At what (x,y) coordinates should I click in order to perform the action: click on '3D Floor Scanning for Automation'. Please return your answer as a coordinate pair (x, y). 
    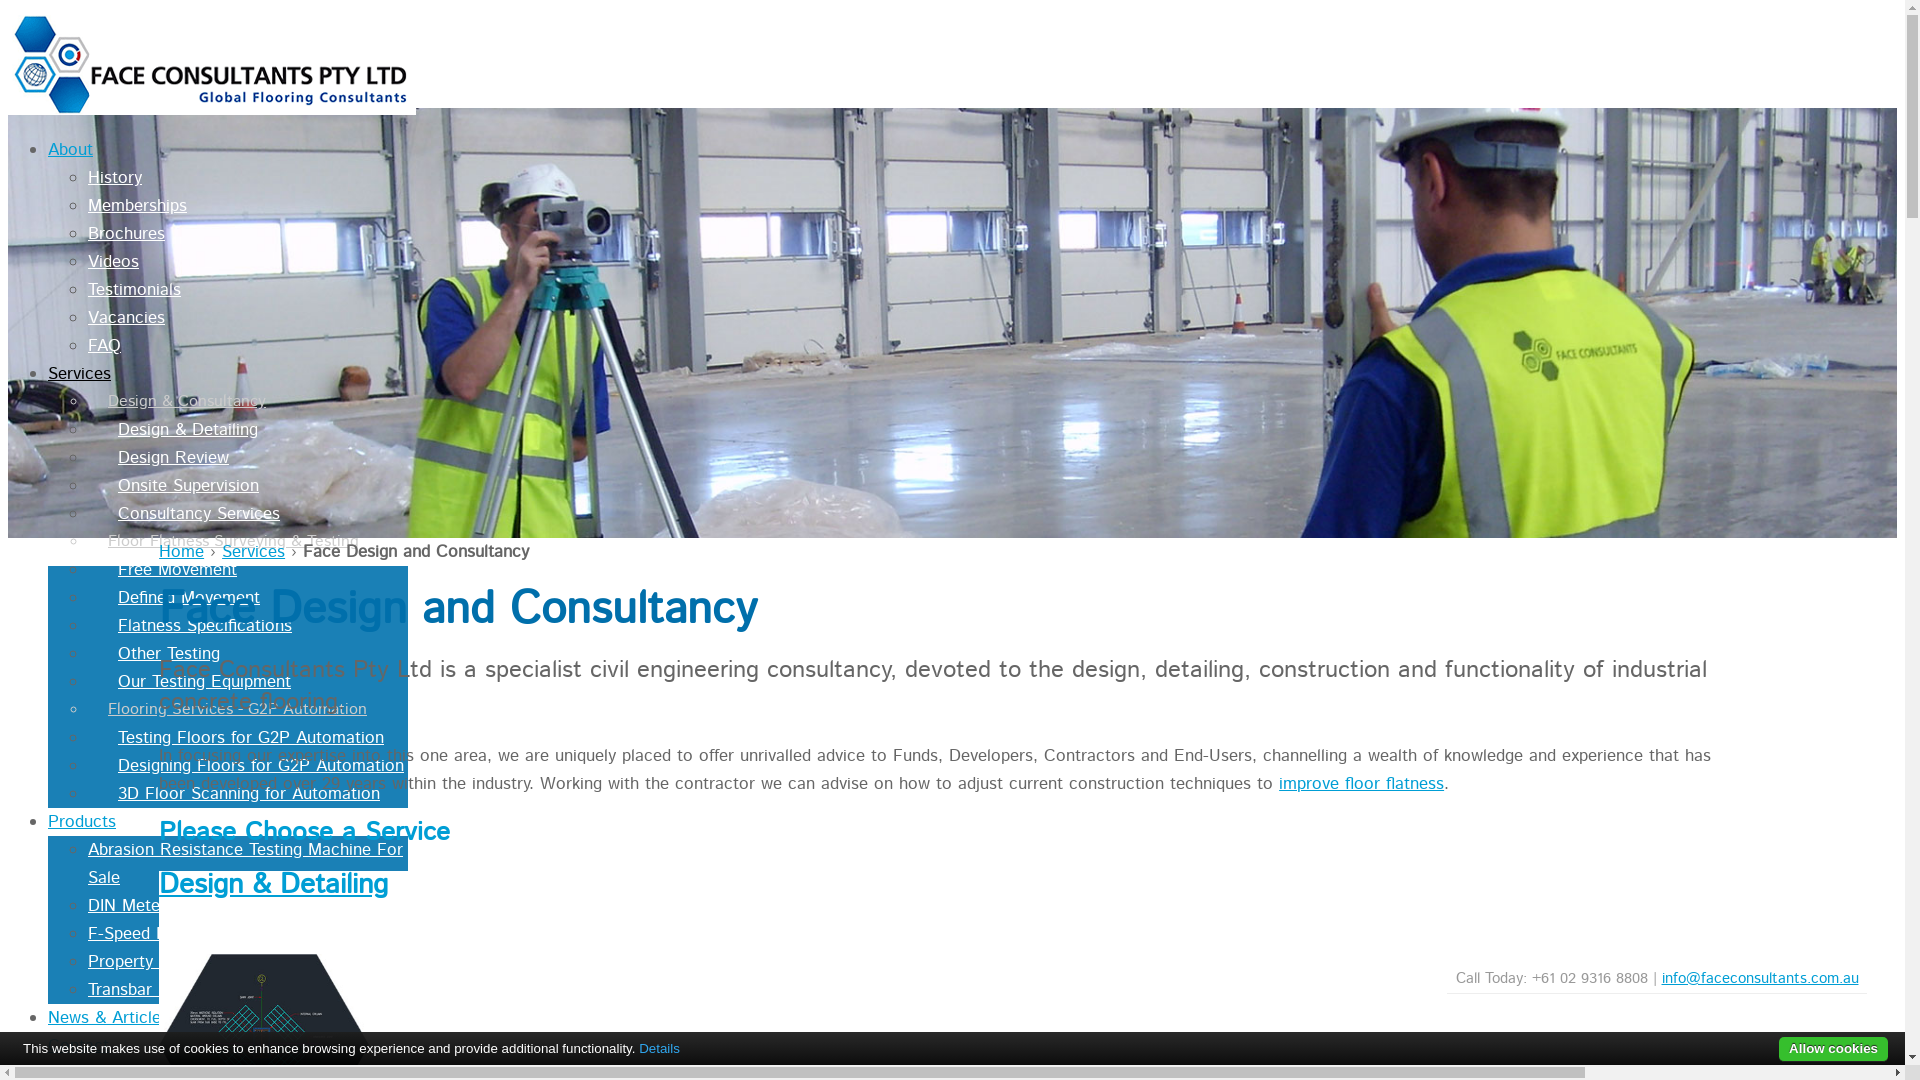
    Looking at the image, I should click on (234, 793).